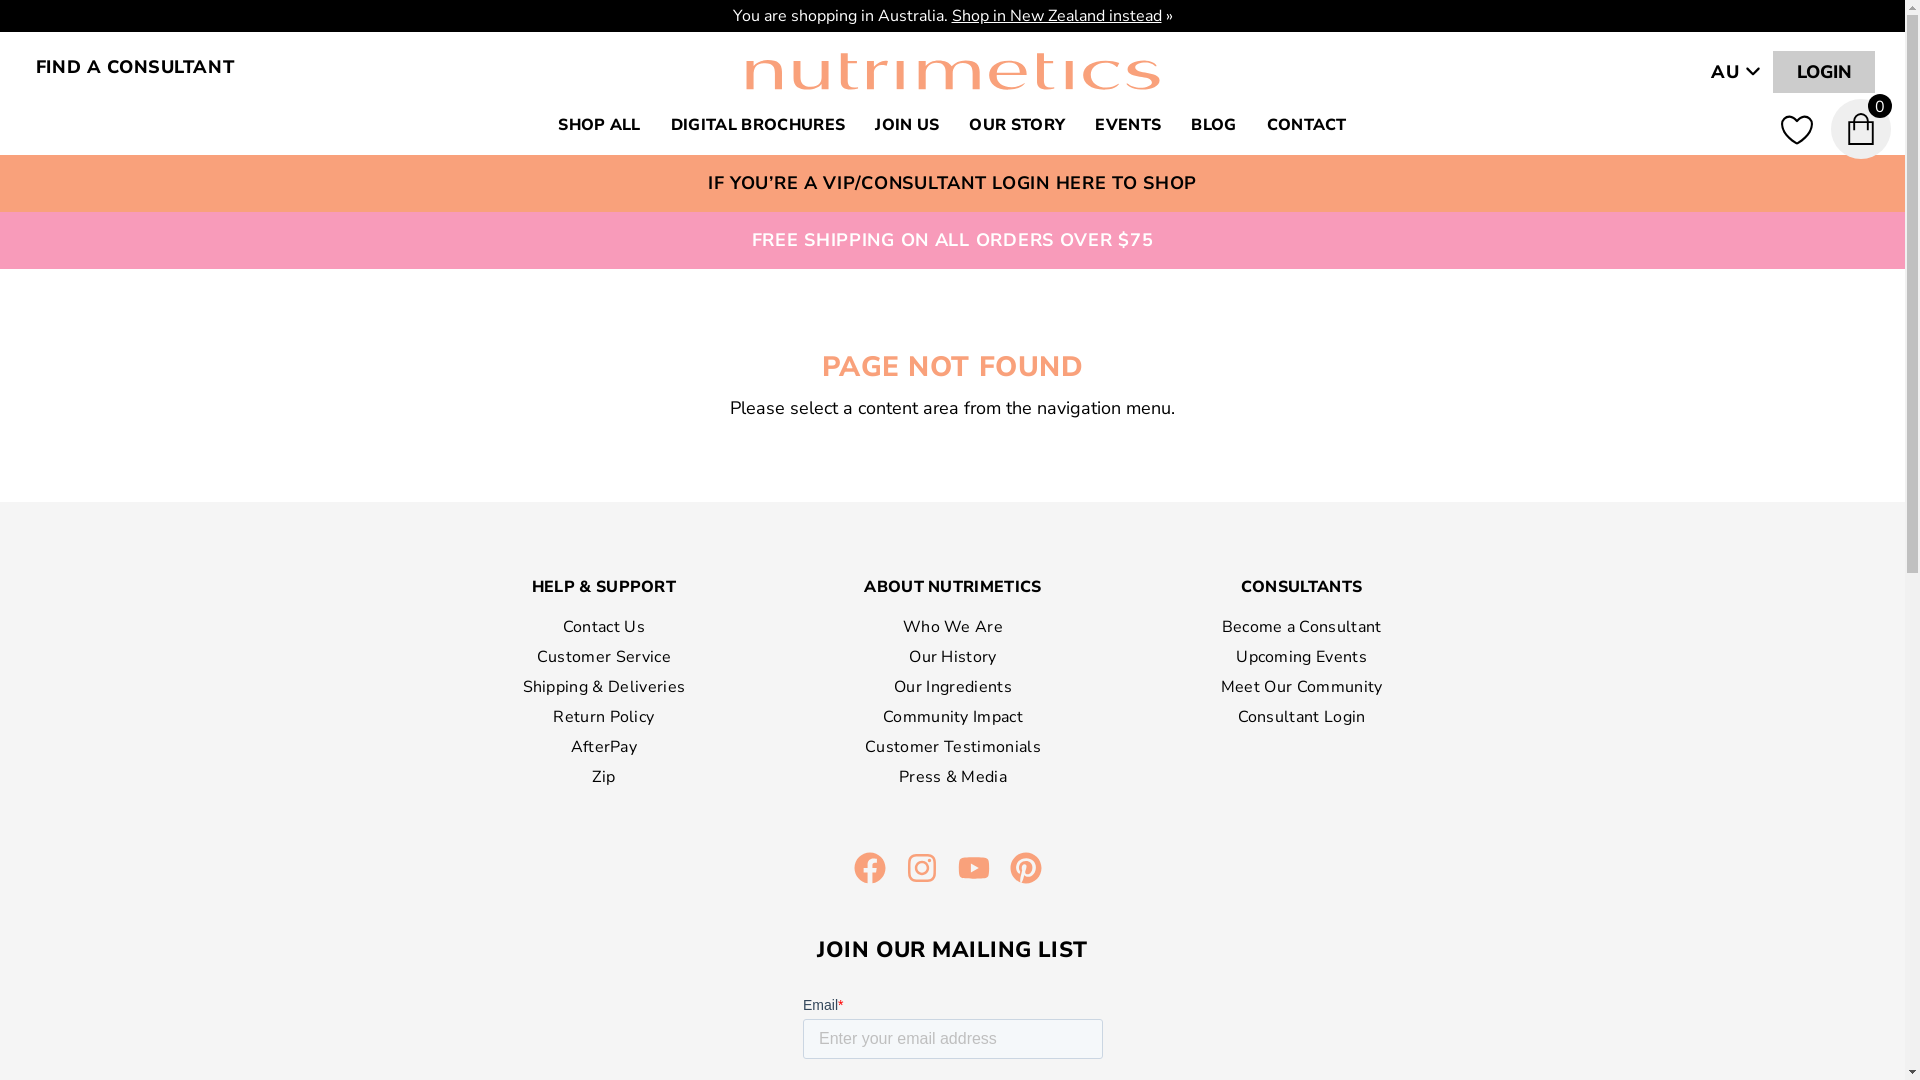  I want to click on 'ABOUT NUTRIMETICS', so click(951, 585).